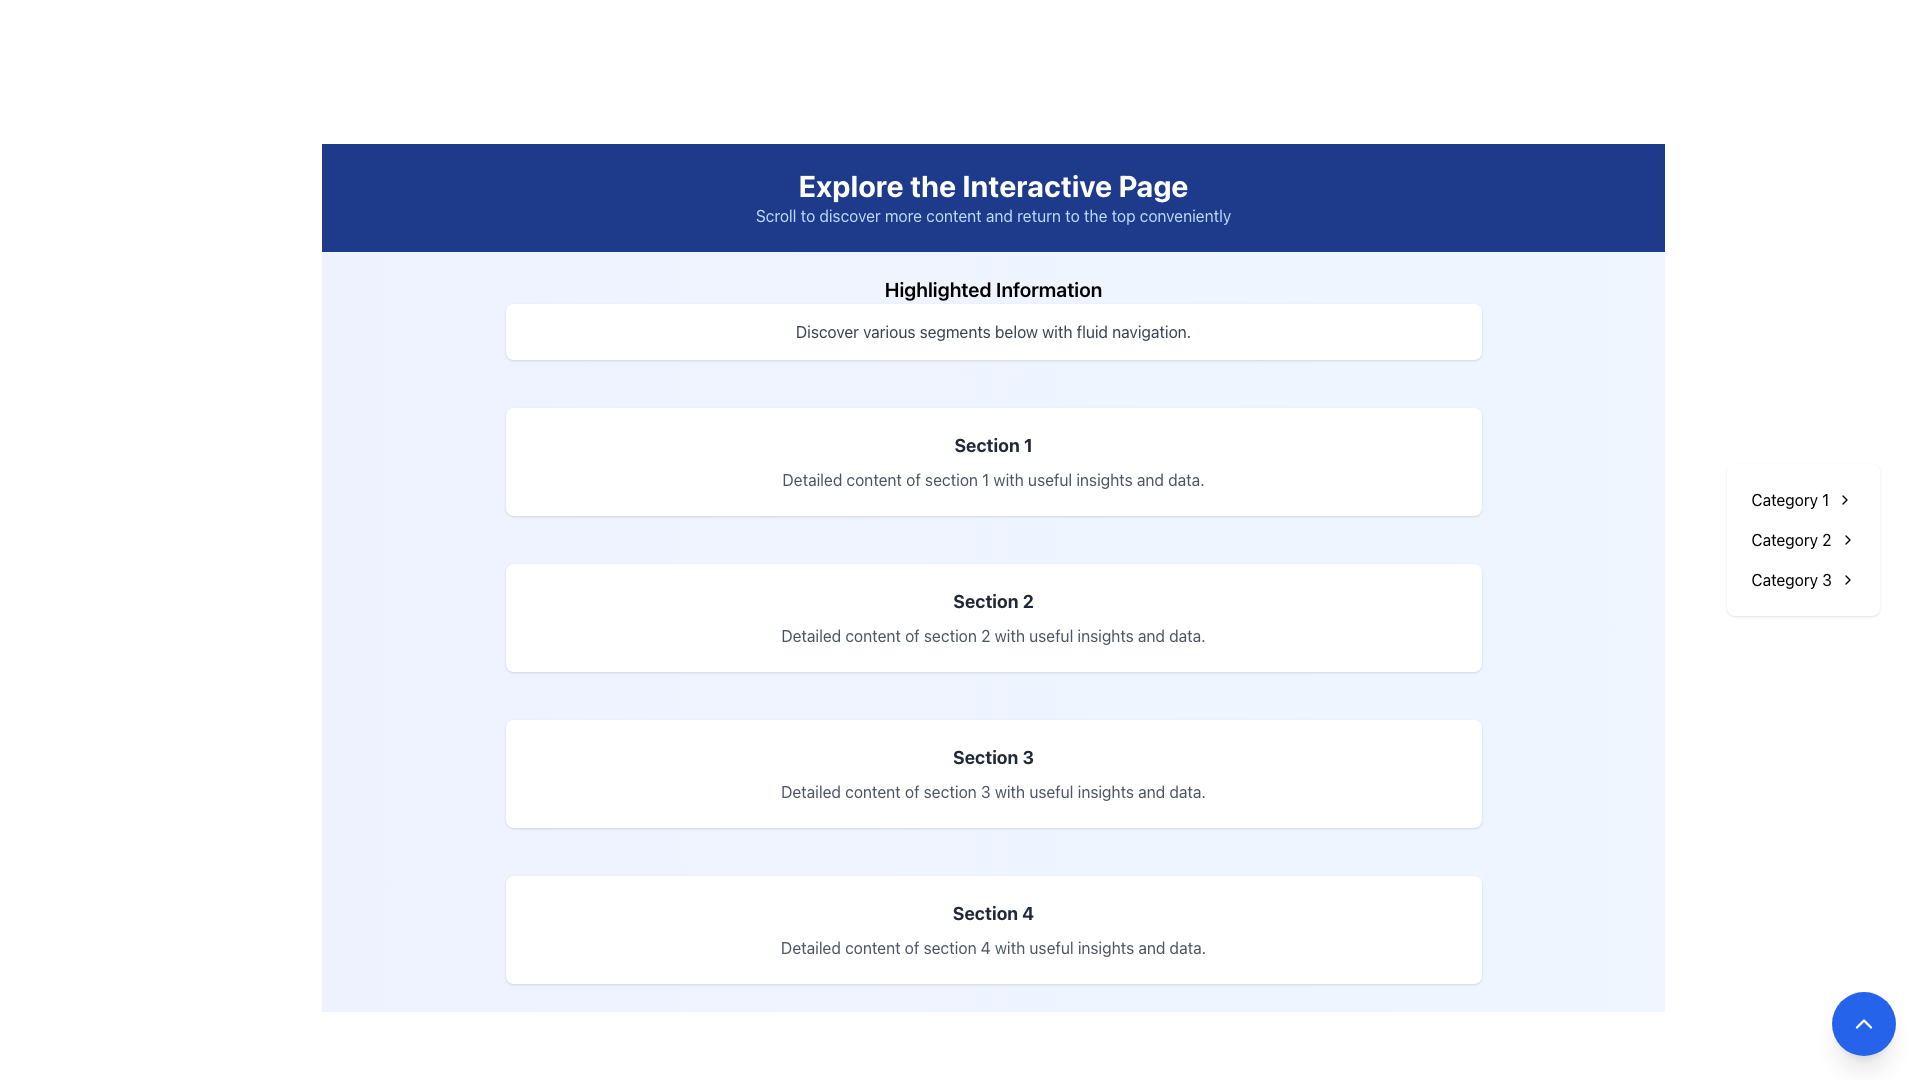  I want to click on text label that contains 'Detailed content of section 4 with useful insights and data.' which is styled in gray and positioned below the 'Section 4' header, so click(993, 947).